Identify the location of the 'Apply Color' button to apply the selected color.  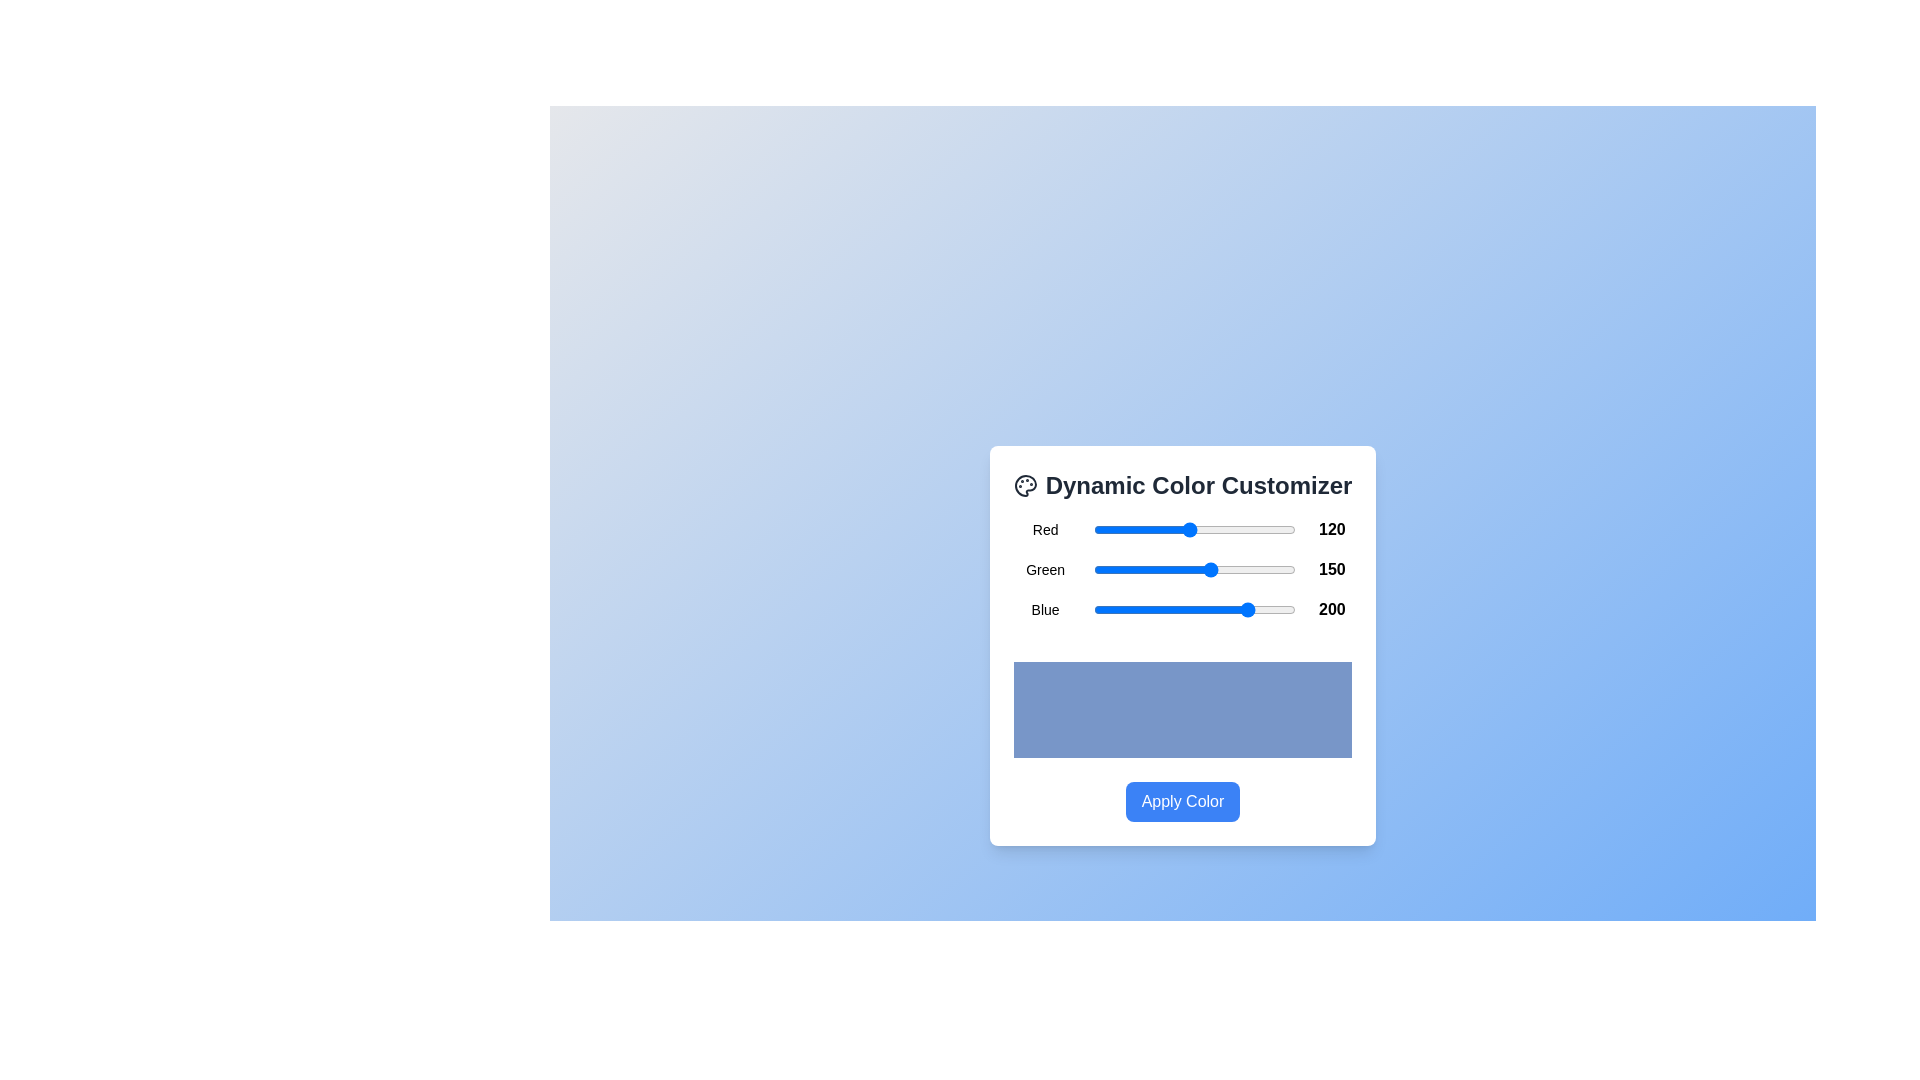
(1182, 801).